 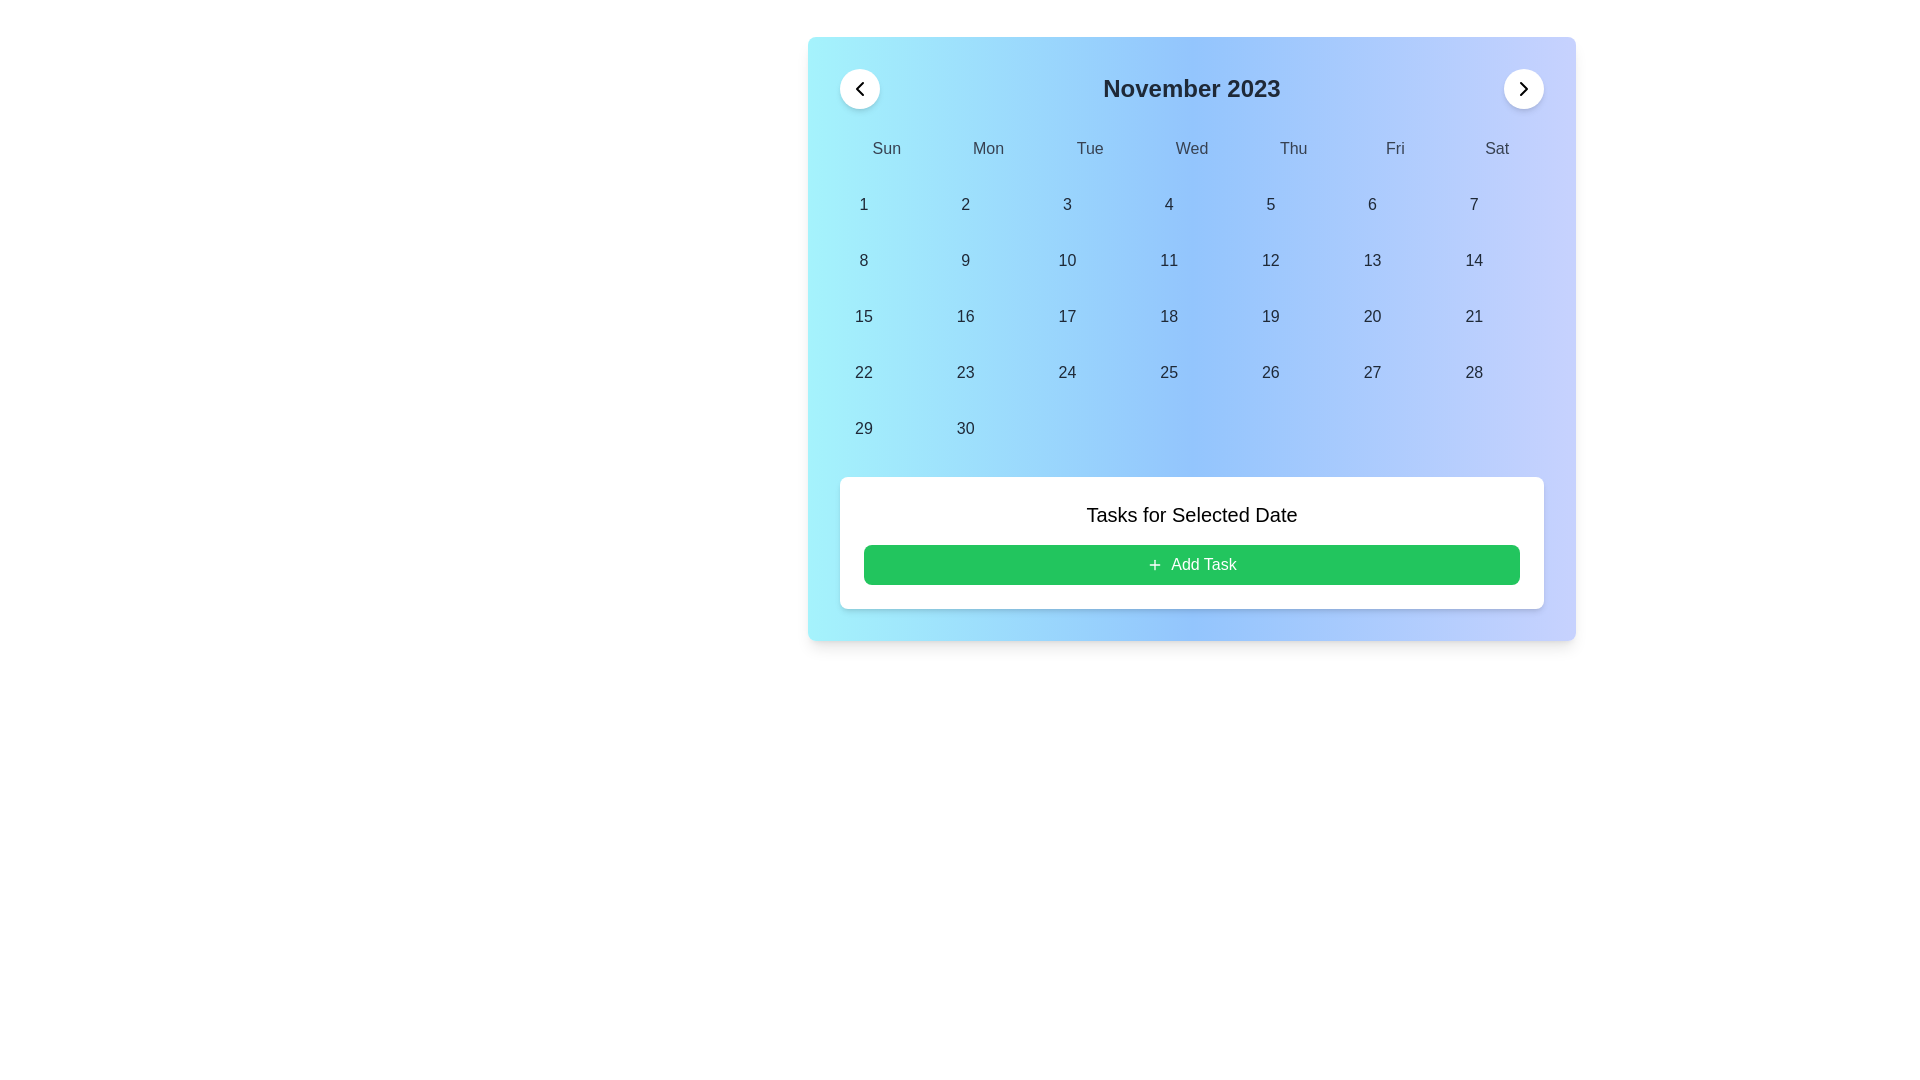 What do you see at coordinates (965, 373) in the screenshot?
I see `the button labeled '23' in the calendar grid` at bounding box center [965, 373].